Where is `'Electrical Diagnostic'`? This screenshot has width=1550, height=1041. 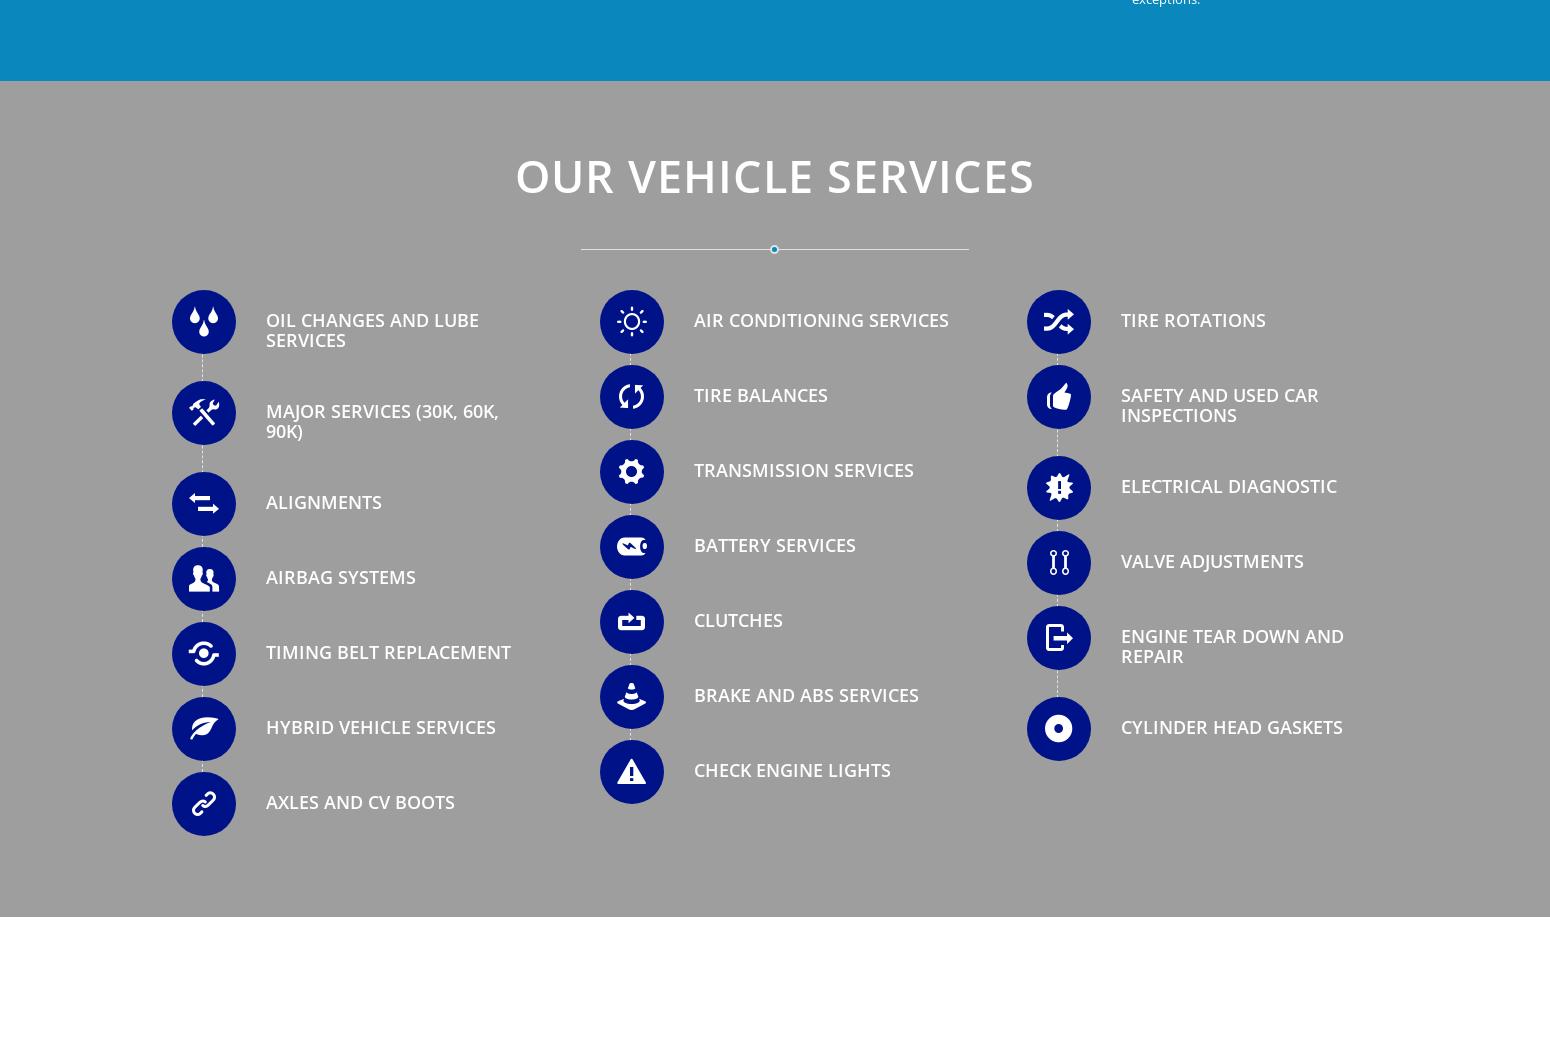
'Electrical Diagnostic' is located at coordinates (1119, 485).